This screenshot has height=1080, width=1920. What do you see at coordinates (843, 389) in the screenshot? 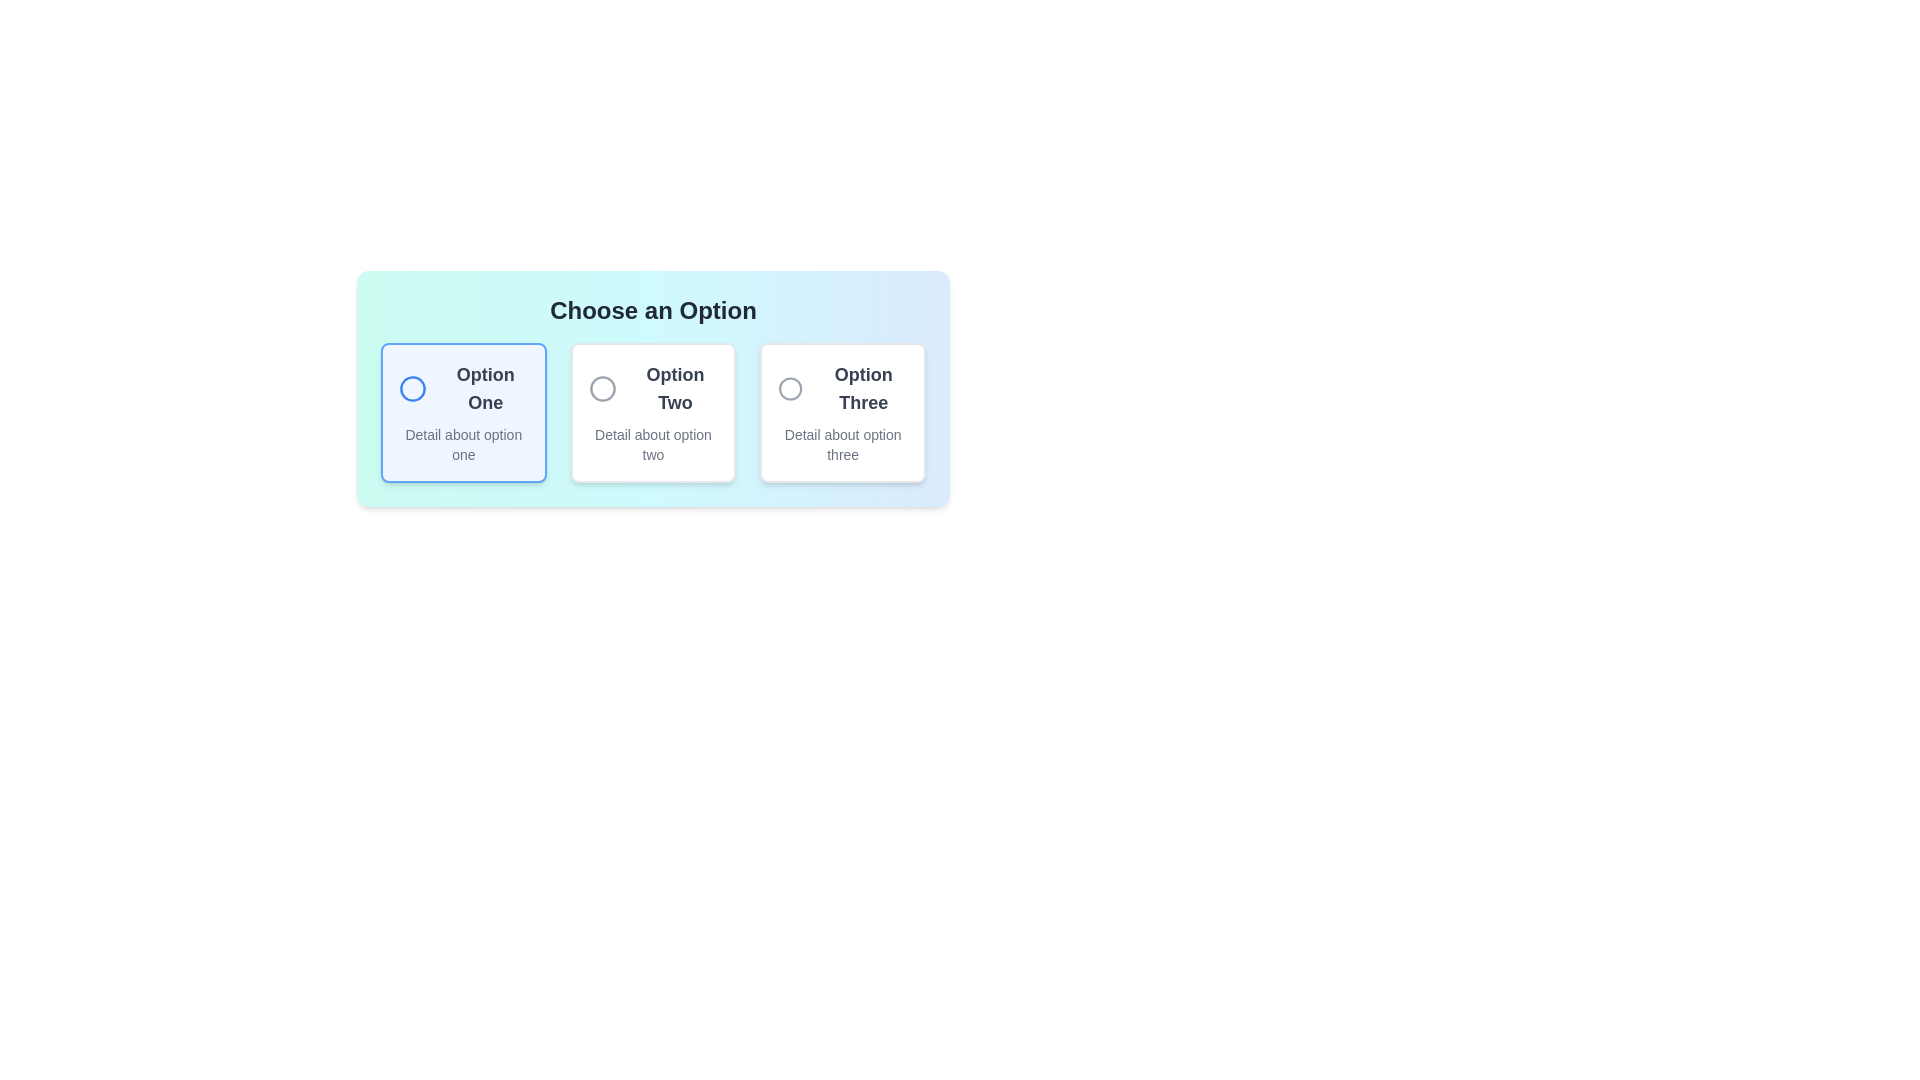
I see `the 'Option Three' label with circular icon` at bounding box center [843, 389].